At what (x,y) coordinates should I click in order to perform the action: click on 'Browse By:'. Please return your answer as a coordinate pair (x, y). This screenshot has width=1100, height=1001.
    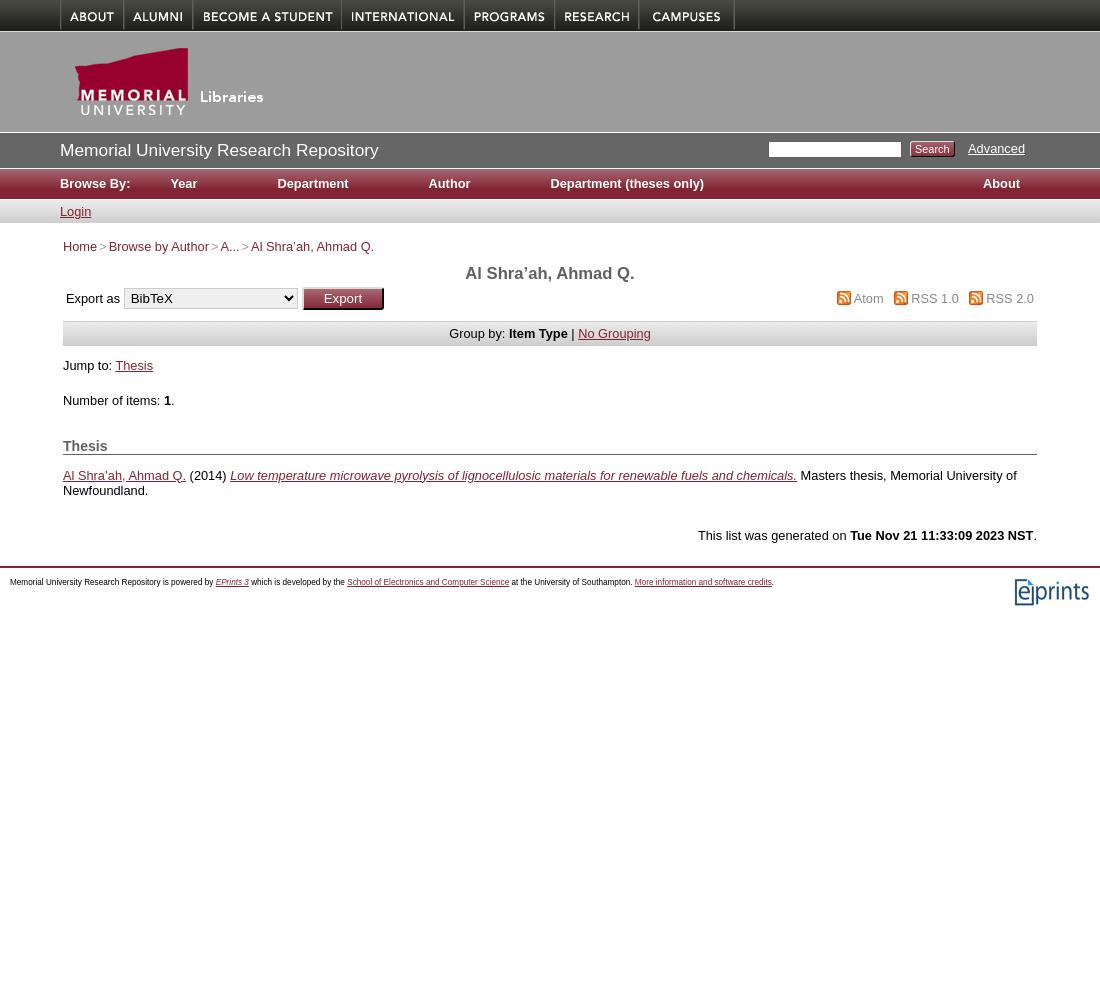
    Looking at the image, I should click on (58, 183).